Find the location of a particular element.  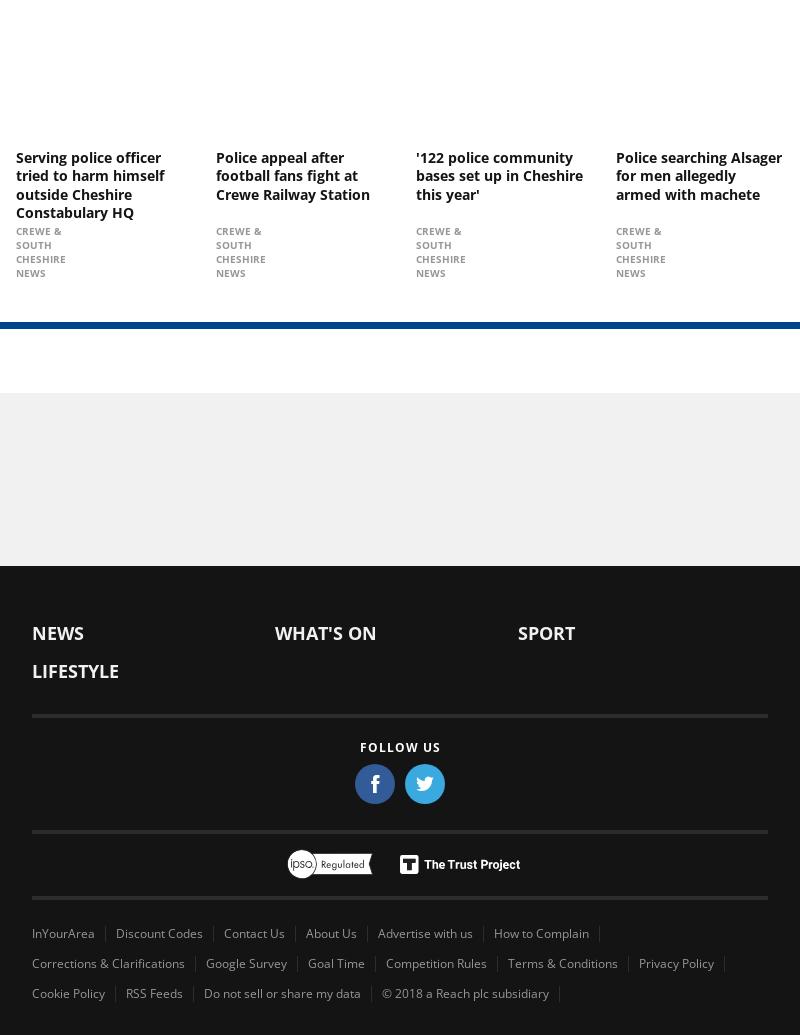

'Advertise with us' is located at coordinates (425, 932).